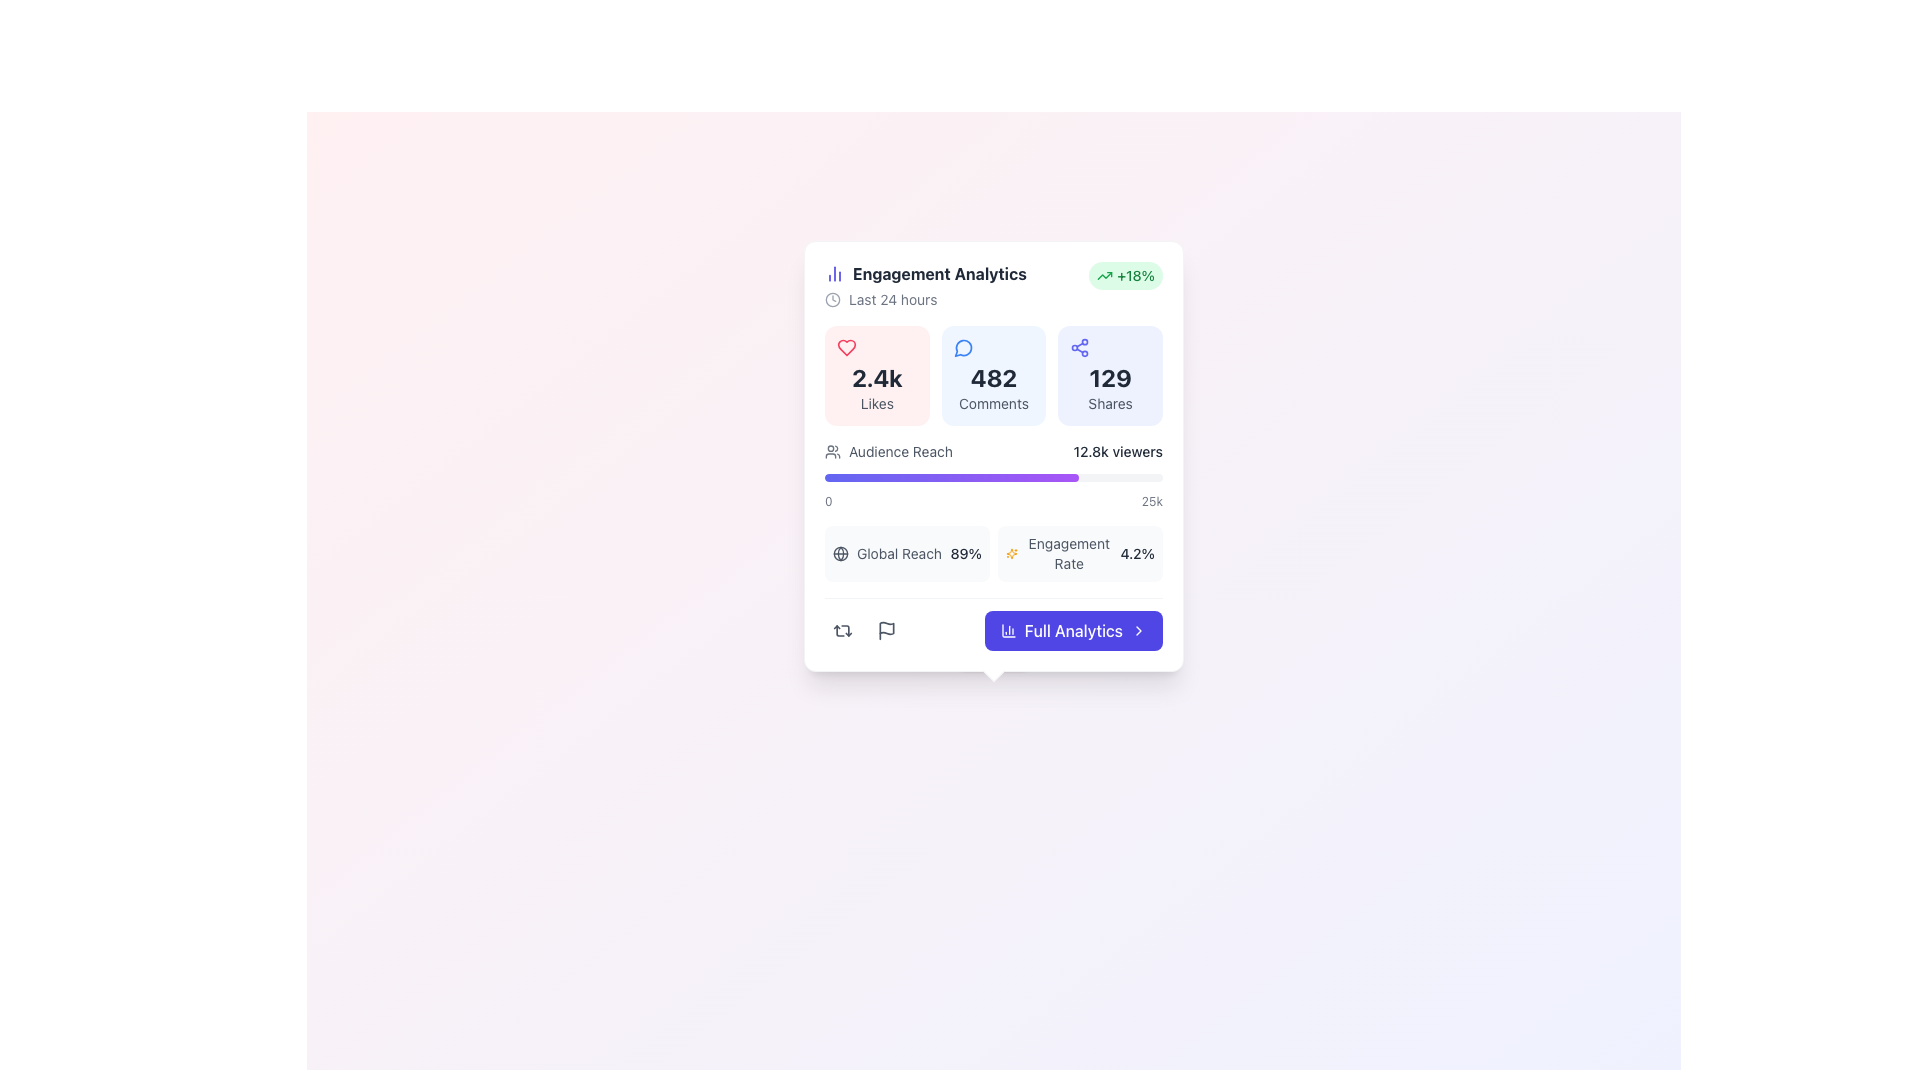 The width and height of the screenshot is (1920, 1080). Describe the element at coordinates (950, 478) in the screenshot. I see `the Progress bar segment indicating the 'Audience Reach' metric, located below the label and above the numerical scale` at that location.